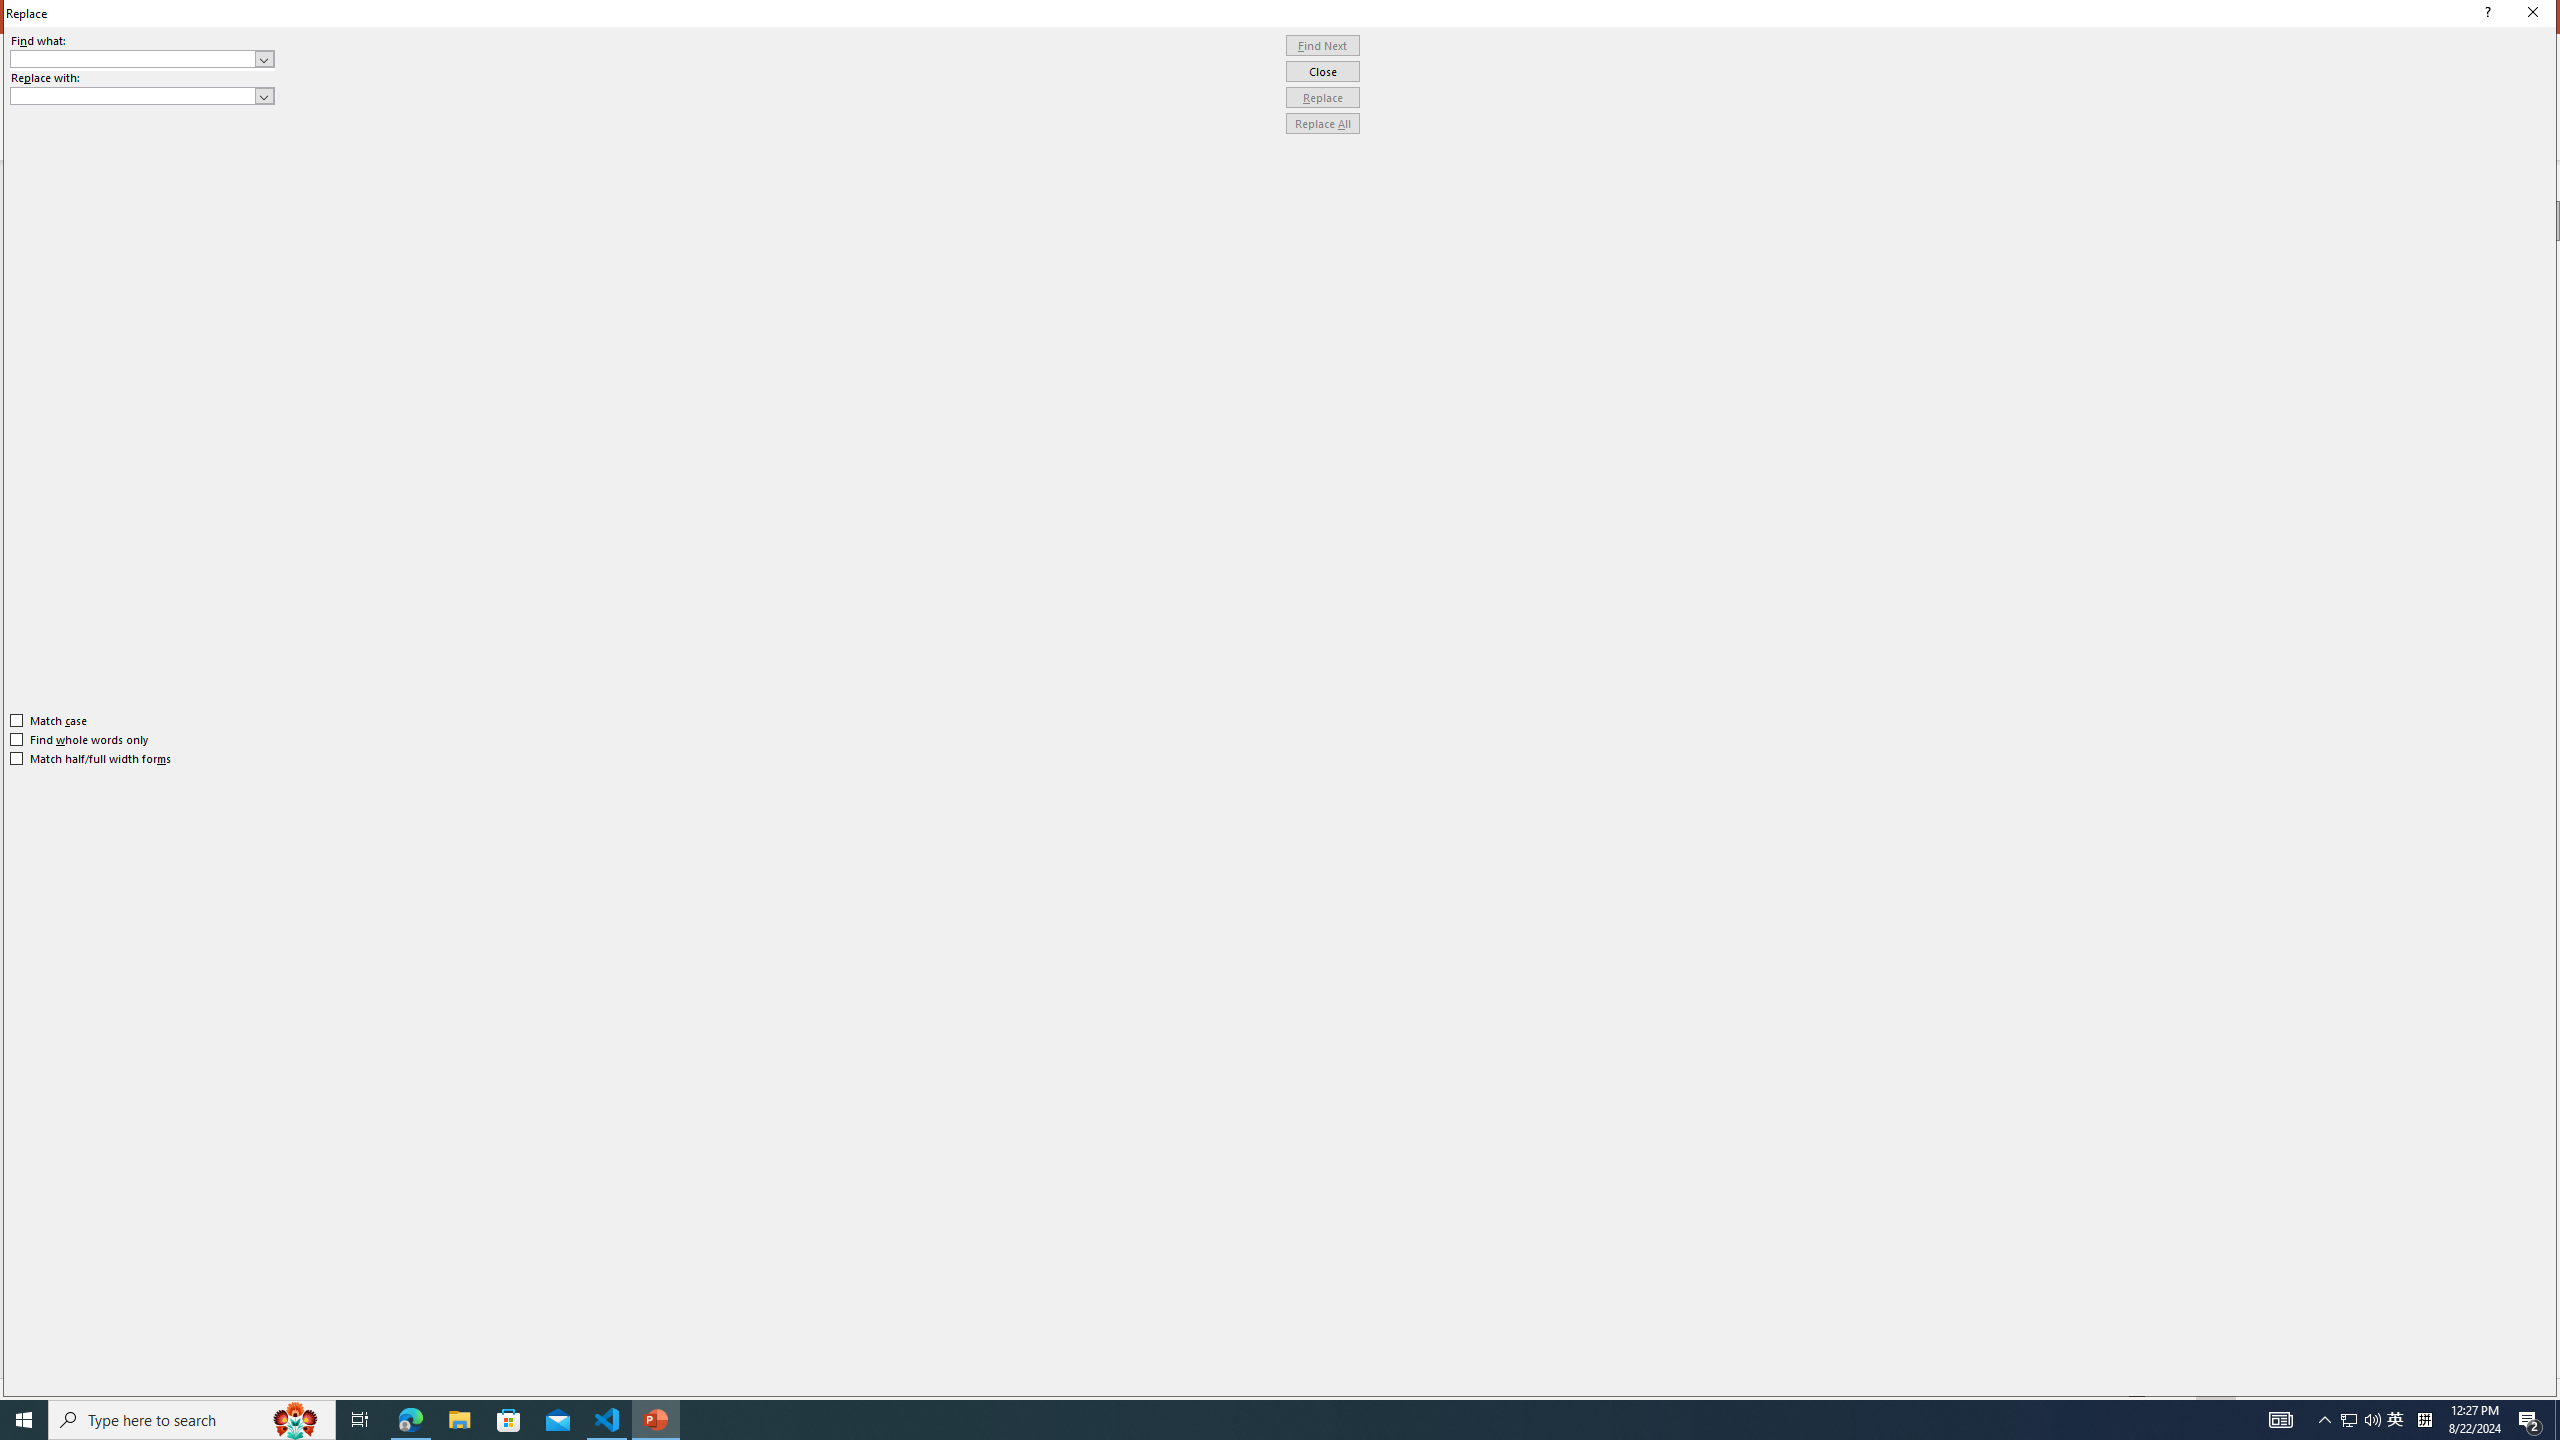 This screenshot has width=2560, height=1440. I want to click on 'Replace All', so click(1322, 122).